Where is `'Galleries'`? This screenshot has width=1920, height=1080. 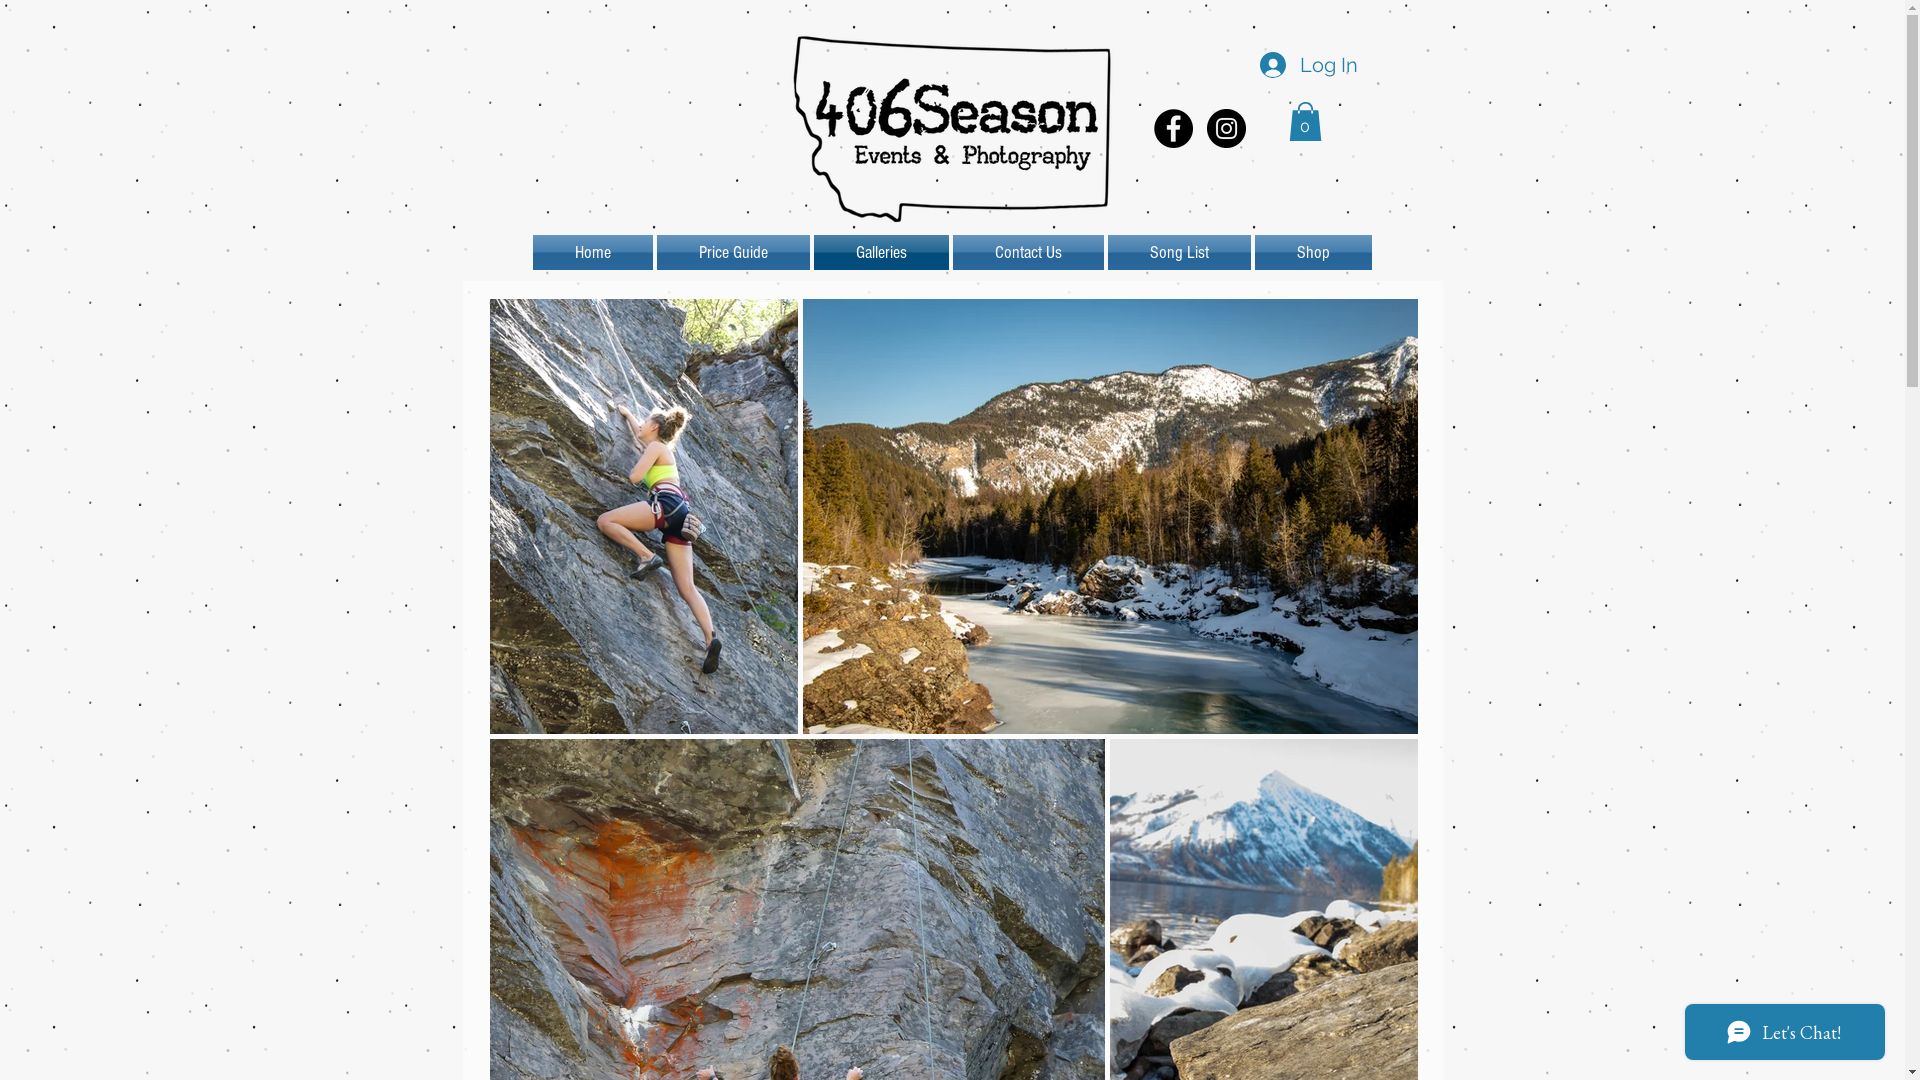
'Galleries' is located at coordinates (880, 251).